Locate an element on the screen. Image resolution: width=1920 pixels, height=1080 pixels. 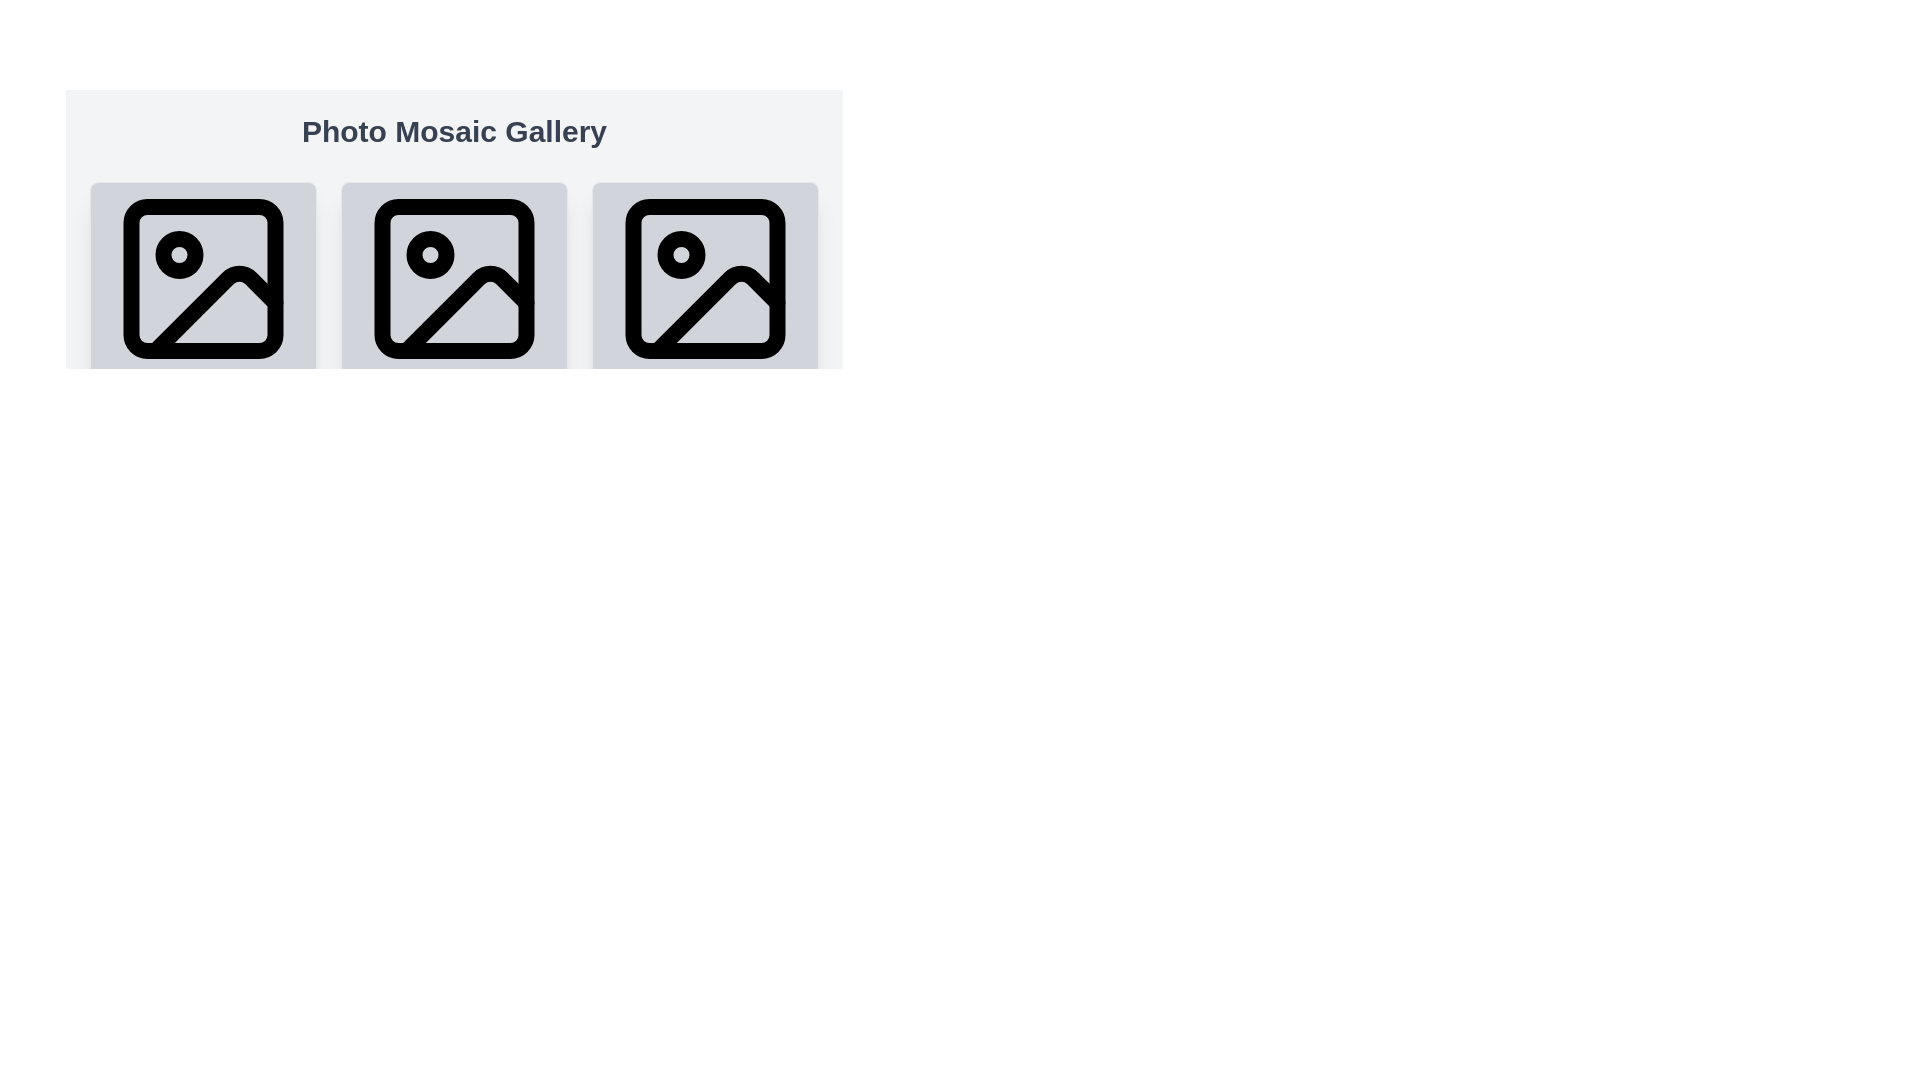
the light gray rectangular element with rounded corners, which serves as a placeholder or icon background is located at coordinates (705, 278).